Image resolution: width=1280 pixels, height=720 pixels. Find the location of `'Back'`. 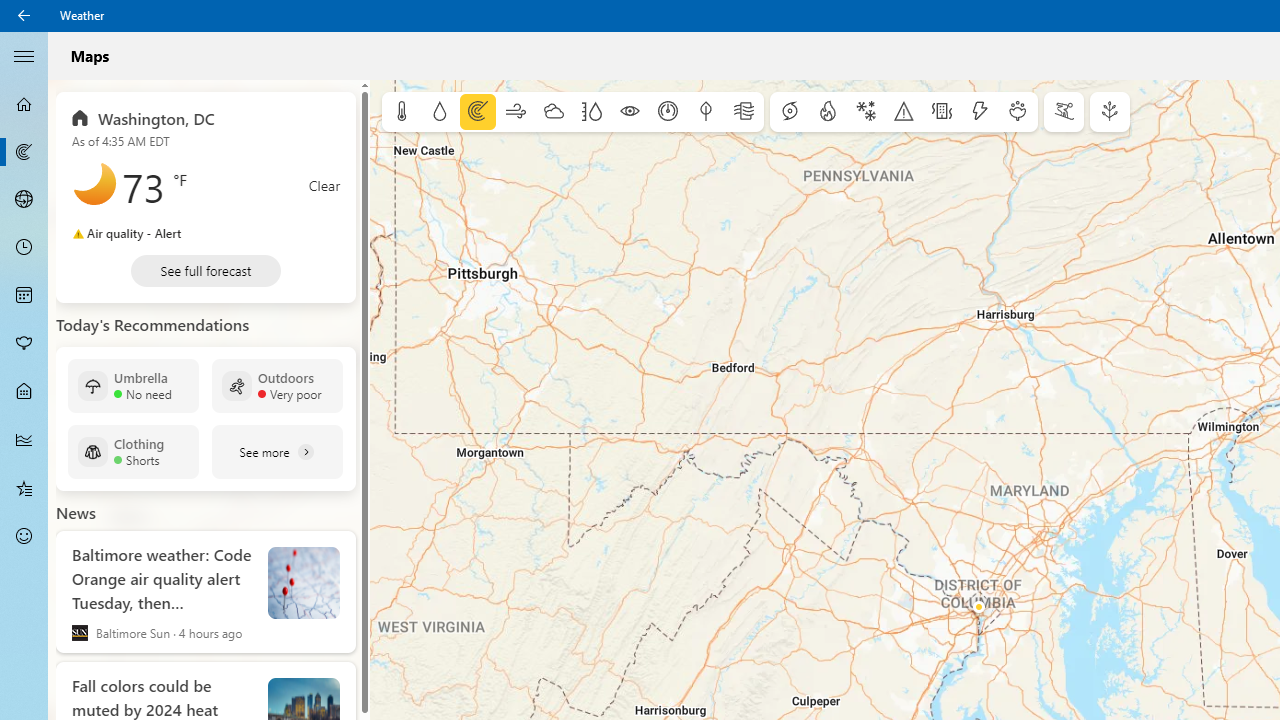

'Back' is located at coordinates (24, 15).